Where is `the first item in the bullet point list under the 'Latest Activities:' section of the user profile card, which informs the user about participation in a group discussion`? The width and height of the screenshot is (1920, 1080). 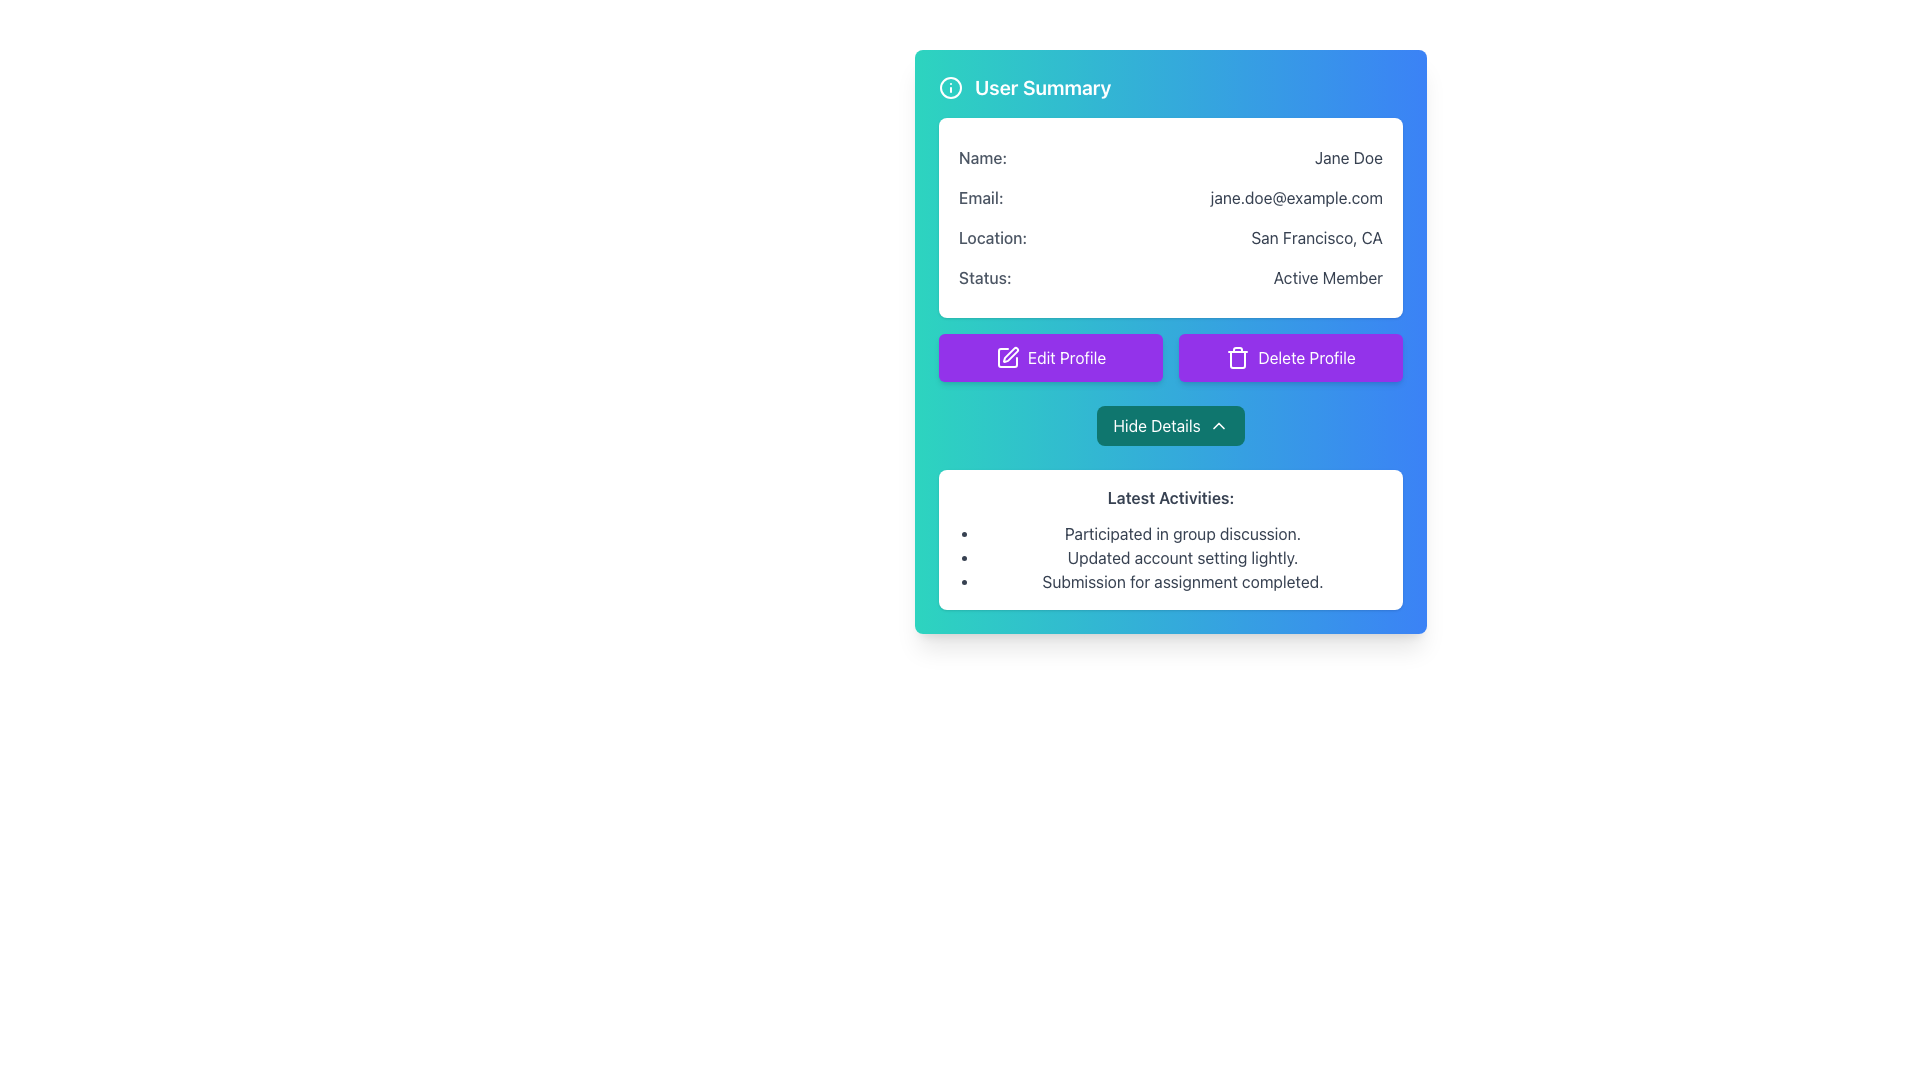
the first item in the bullet point list under the 'Latest Activities:' section of the user profile card, which informs the user about participation in a group discussion is located at coordinates (1182, 532).